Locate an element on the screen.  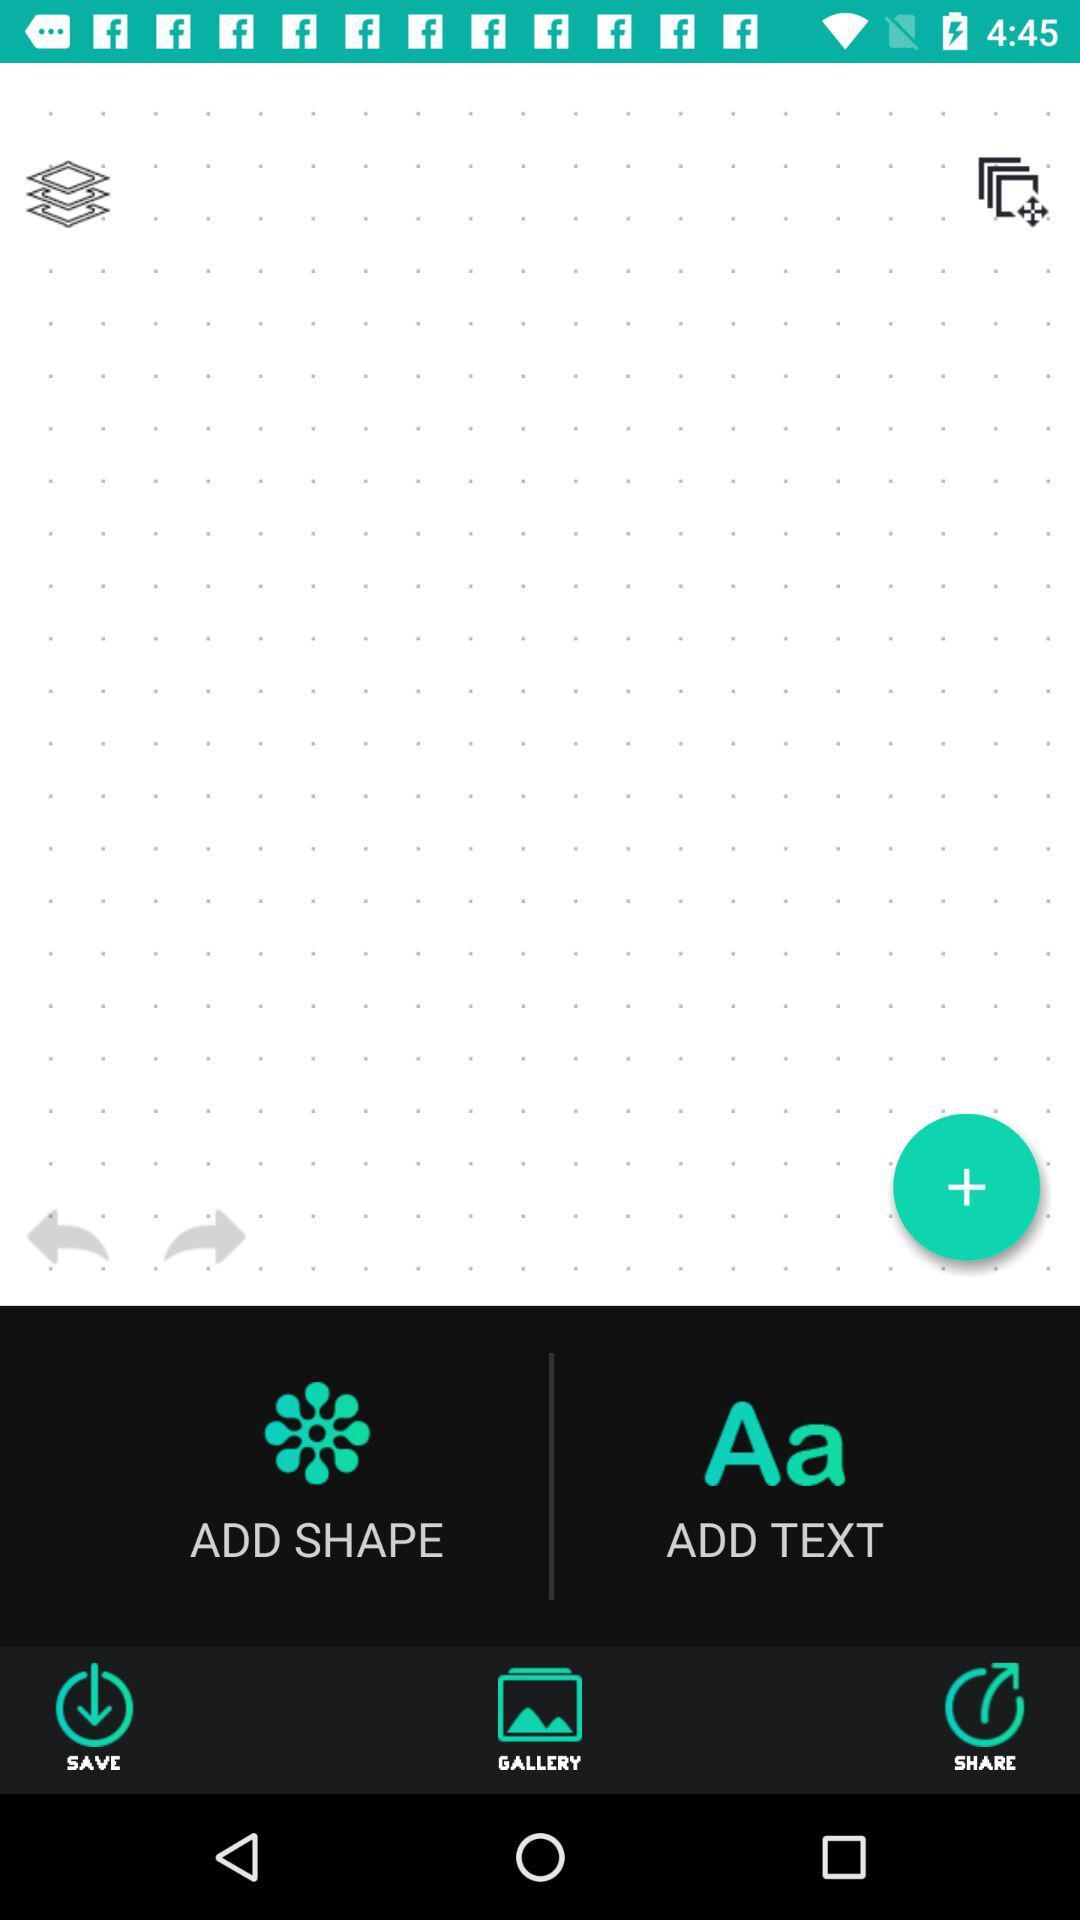
gallery is located at coordinates (540, 1719).